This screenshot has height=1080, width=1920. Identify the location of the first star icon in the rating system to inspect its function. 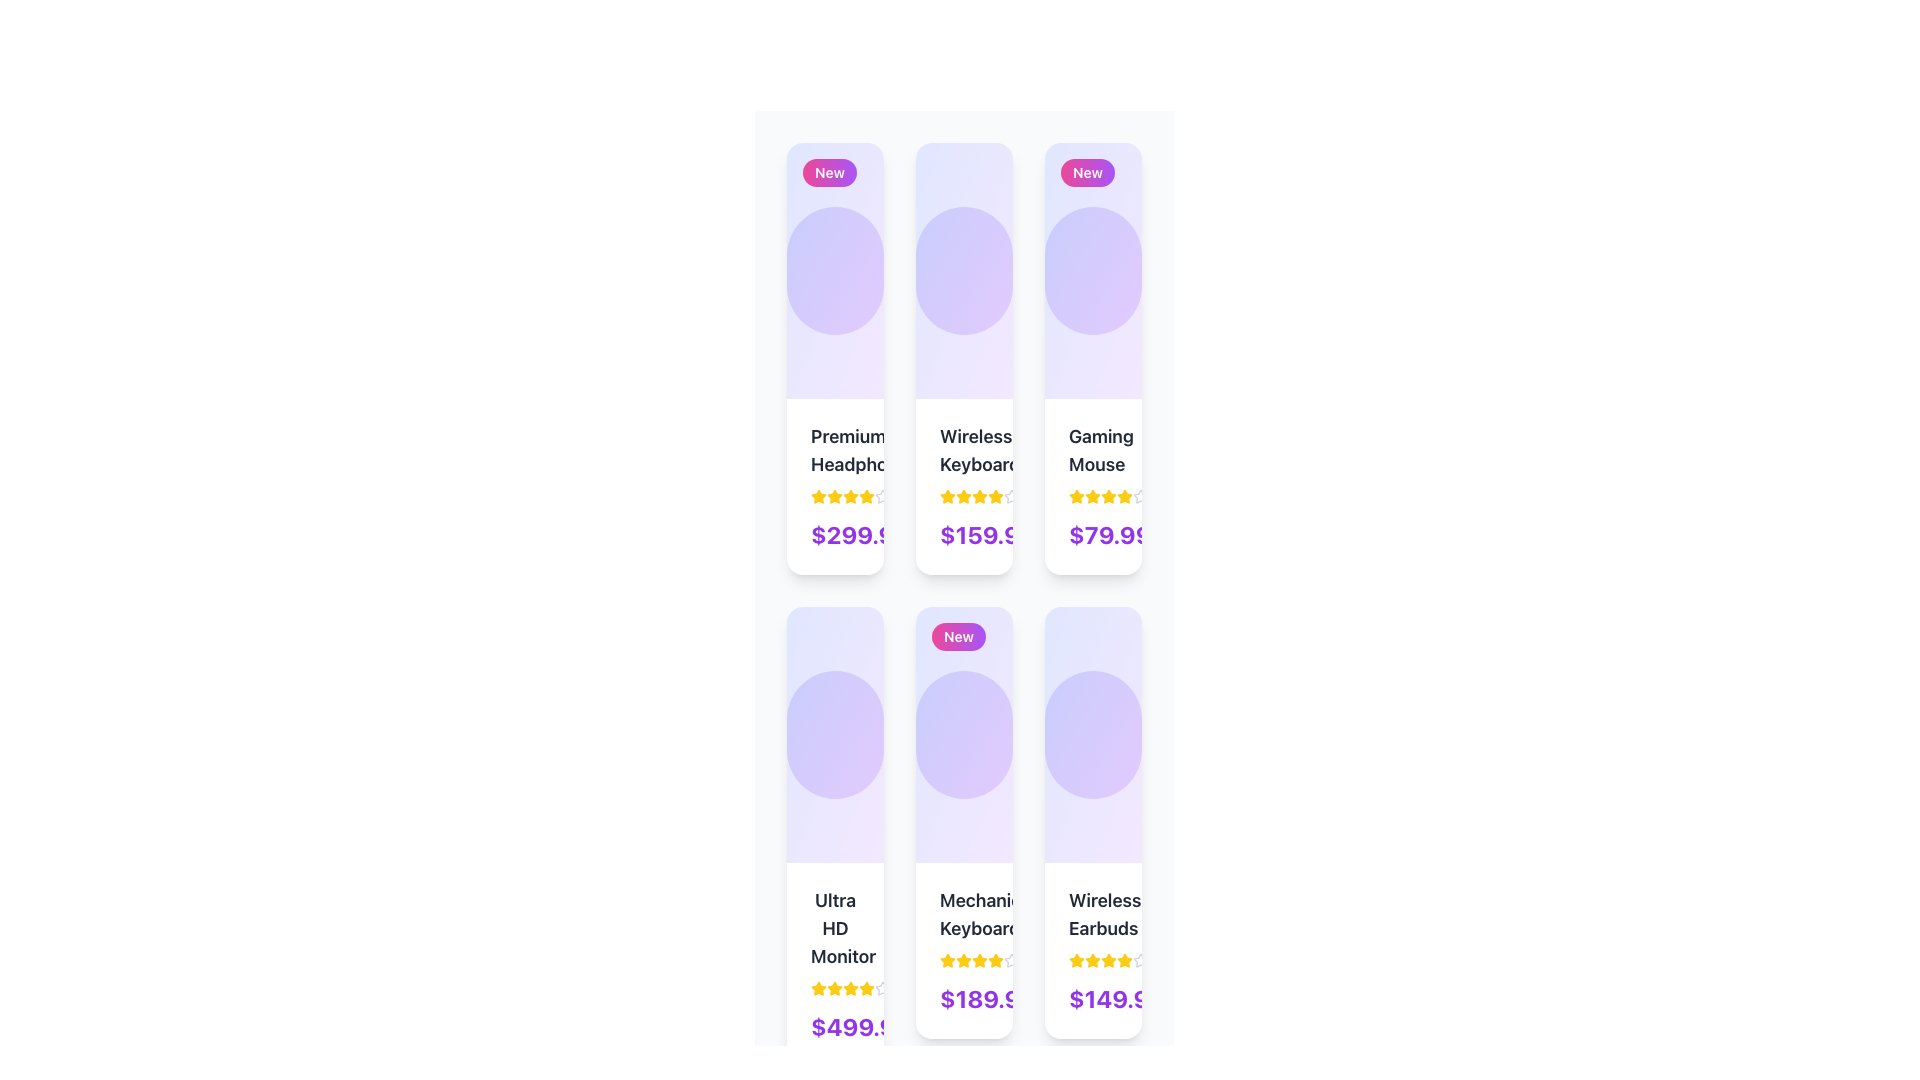
(819, 496).